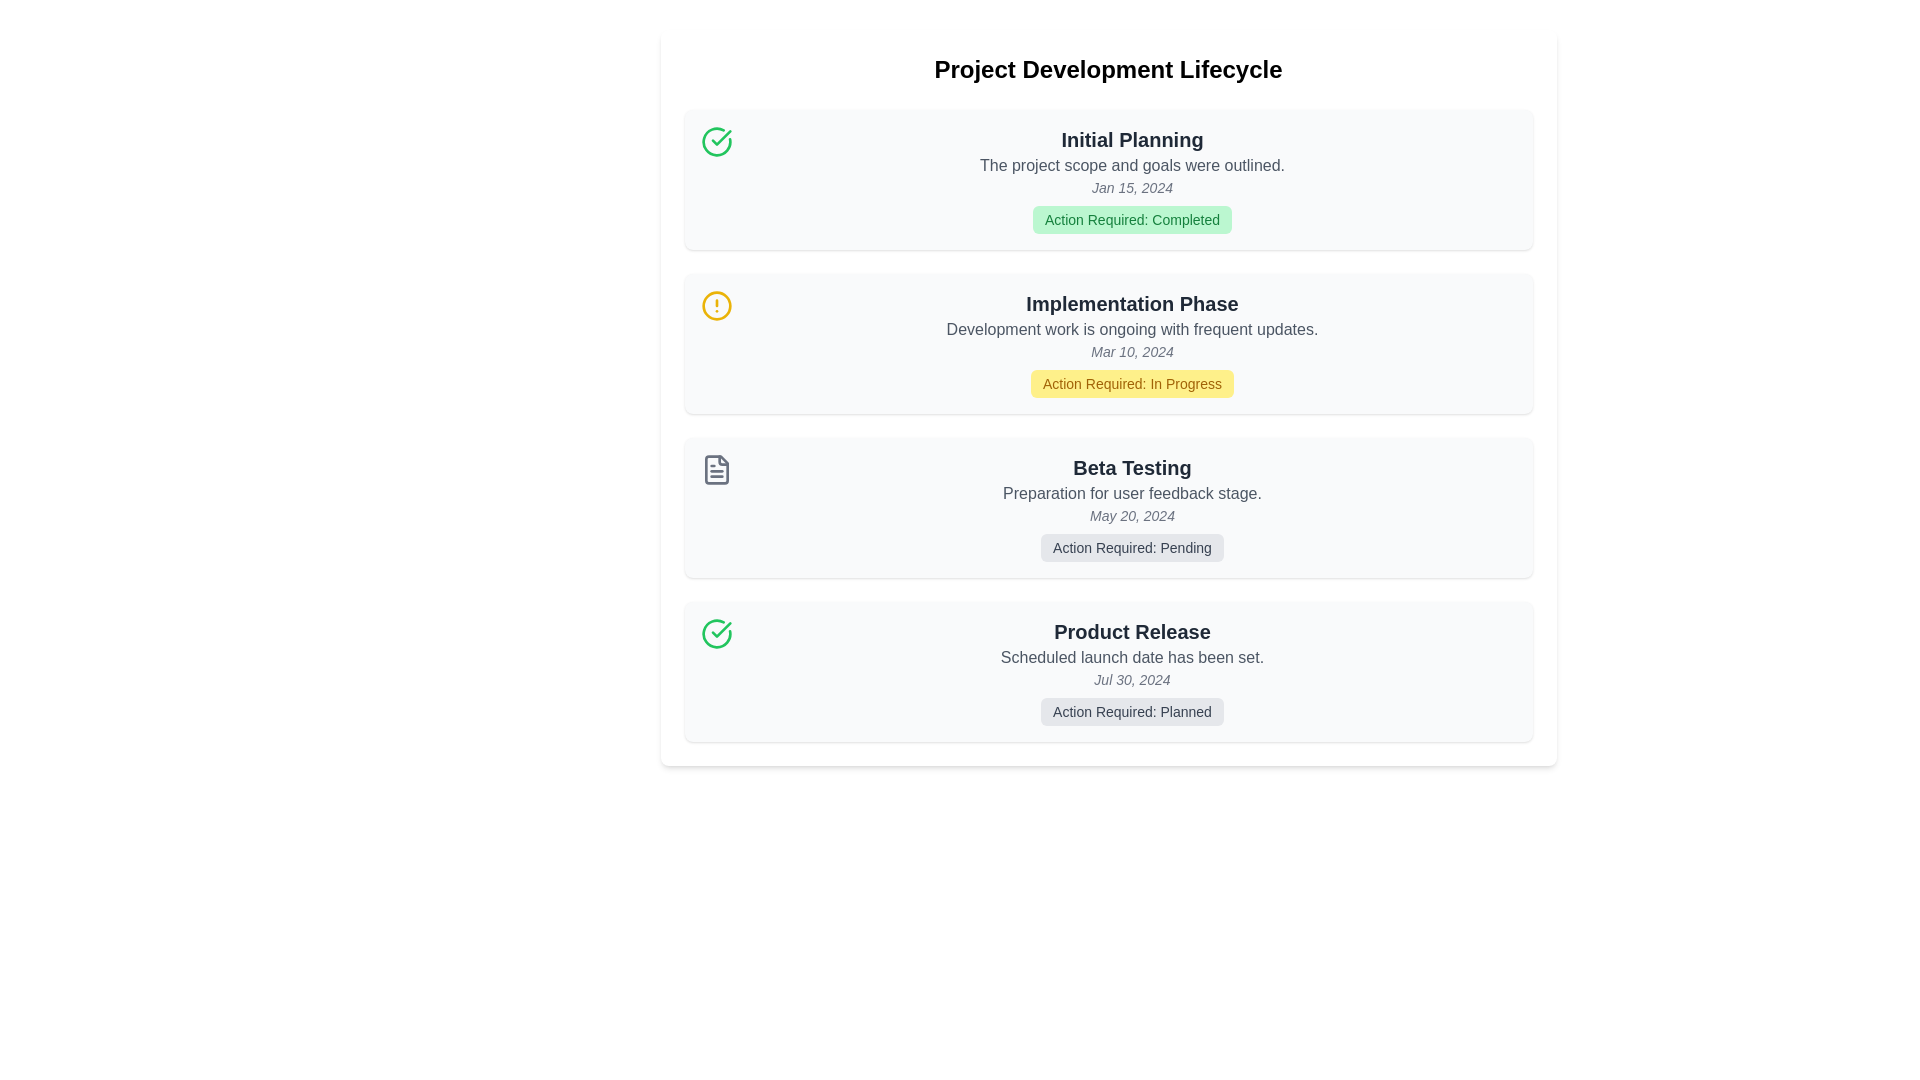 Image resolution: width=1920 pixels, height=1080 pixels. What do you see at coordinates (716, 141) in the screenshot?
I see `the green circular icon with a checkmark inside, which indicates a completed status, located in the top-left corner of the 'Initial Planning' card` at bounding box center [716, 141].